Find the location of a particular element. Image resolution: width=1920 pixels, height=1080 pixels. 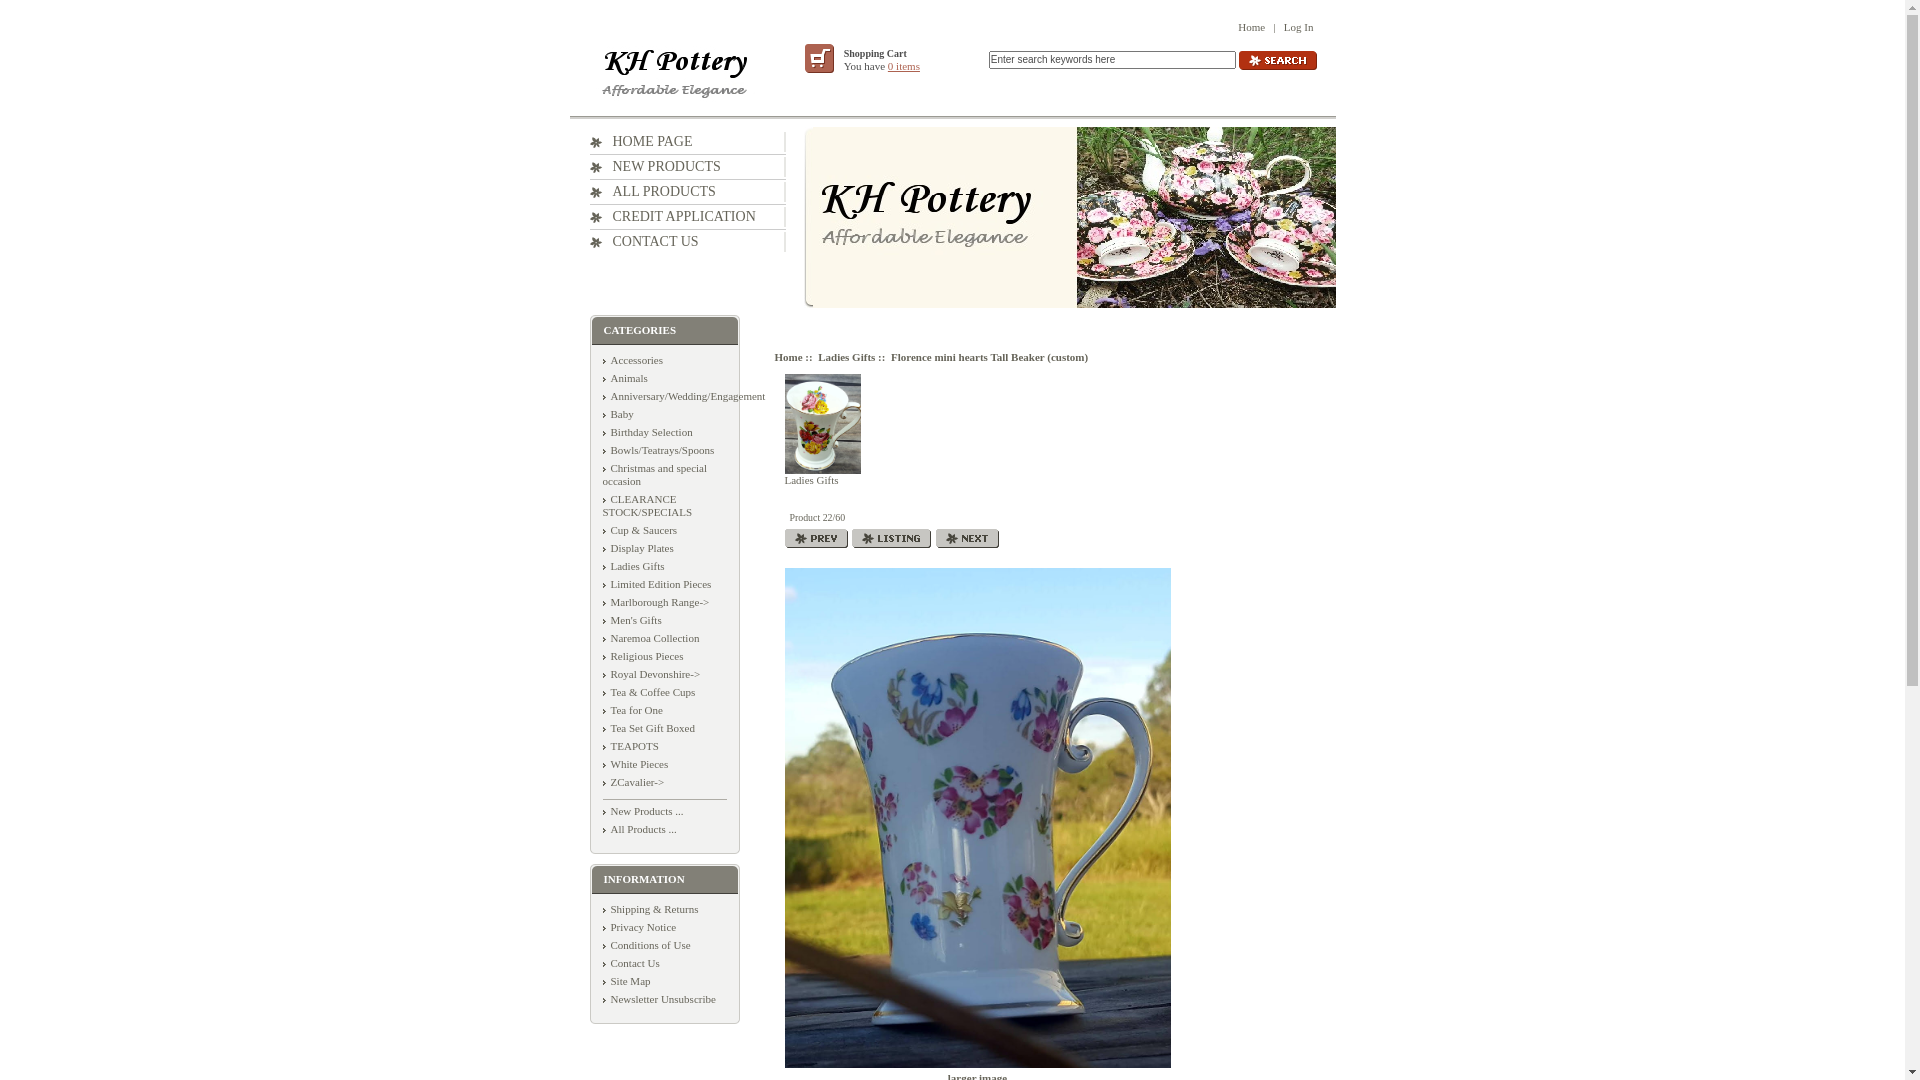

' Search ' is located at coordinates (1275, 59).